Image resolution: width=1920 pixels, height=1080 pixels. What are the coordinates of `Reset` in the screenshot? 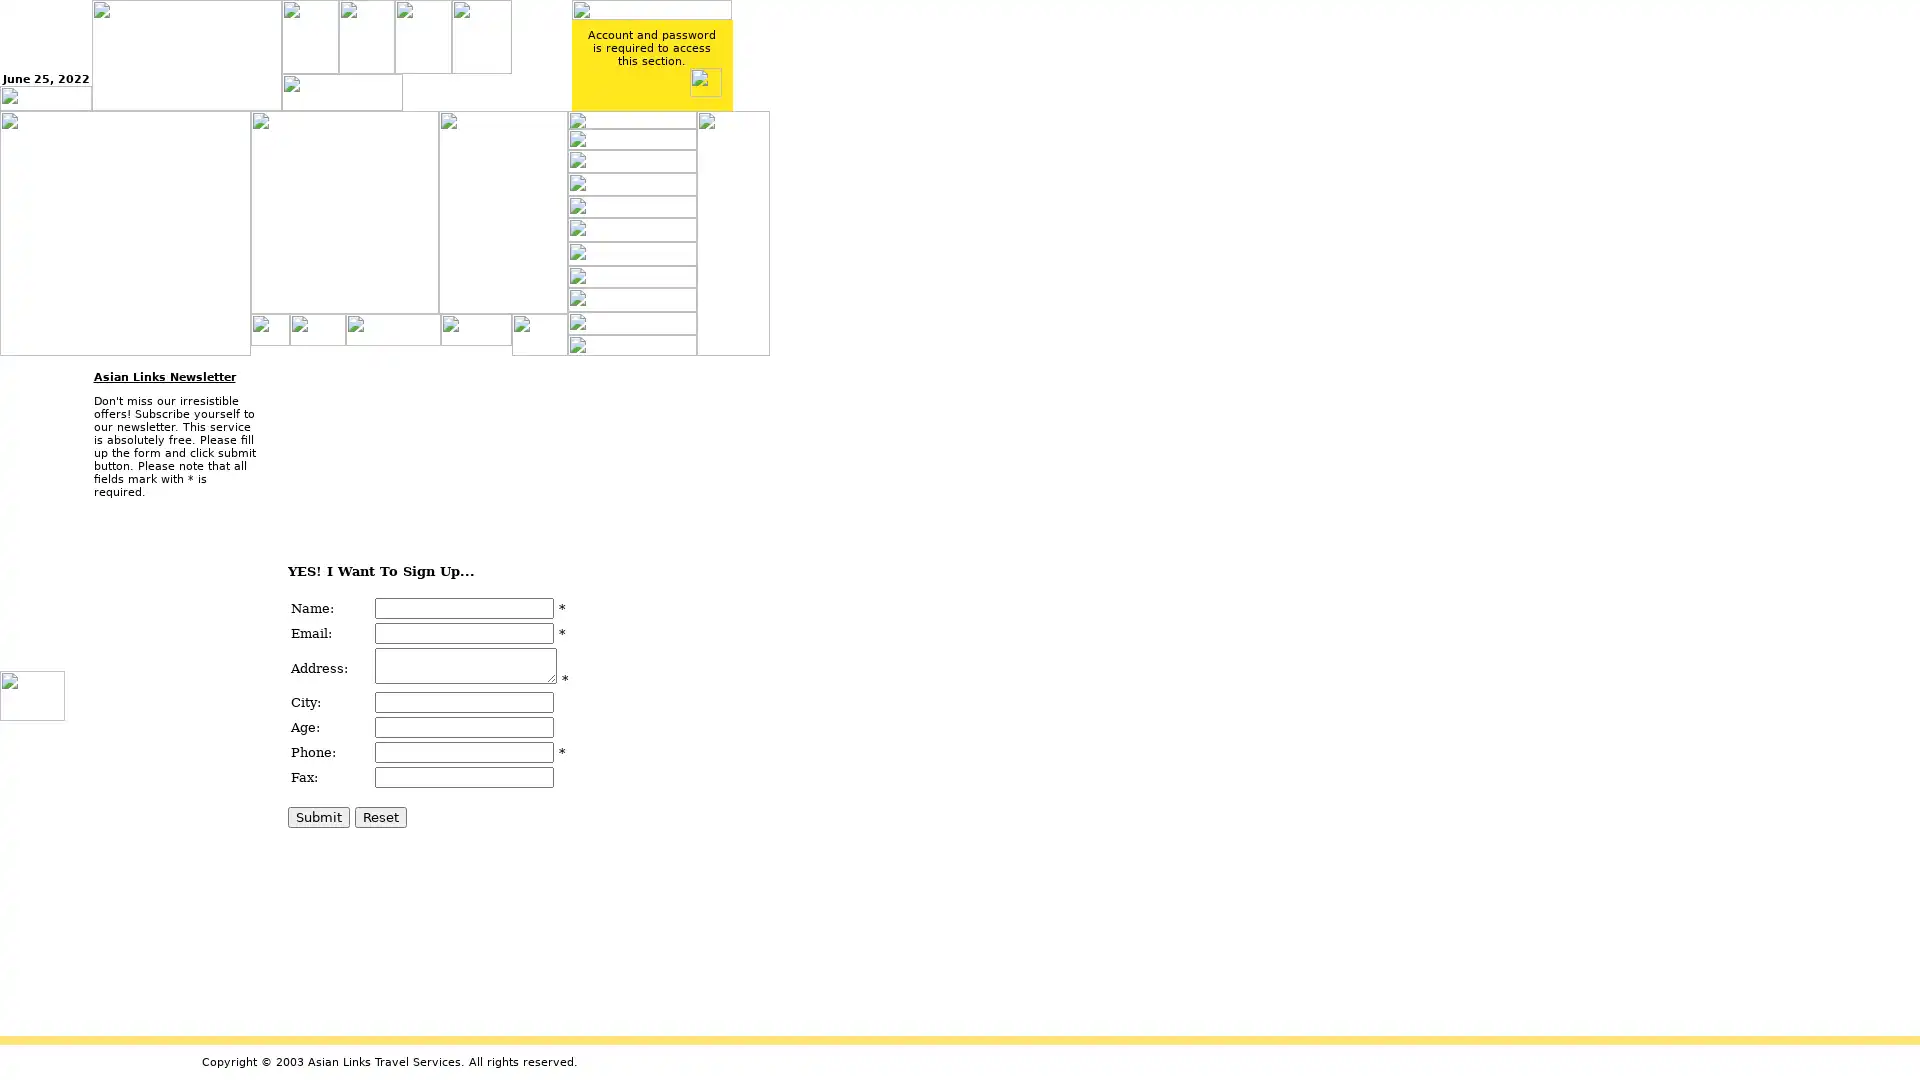 It's located at (380, 817).